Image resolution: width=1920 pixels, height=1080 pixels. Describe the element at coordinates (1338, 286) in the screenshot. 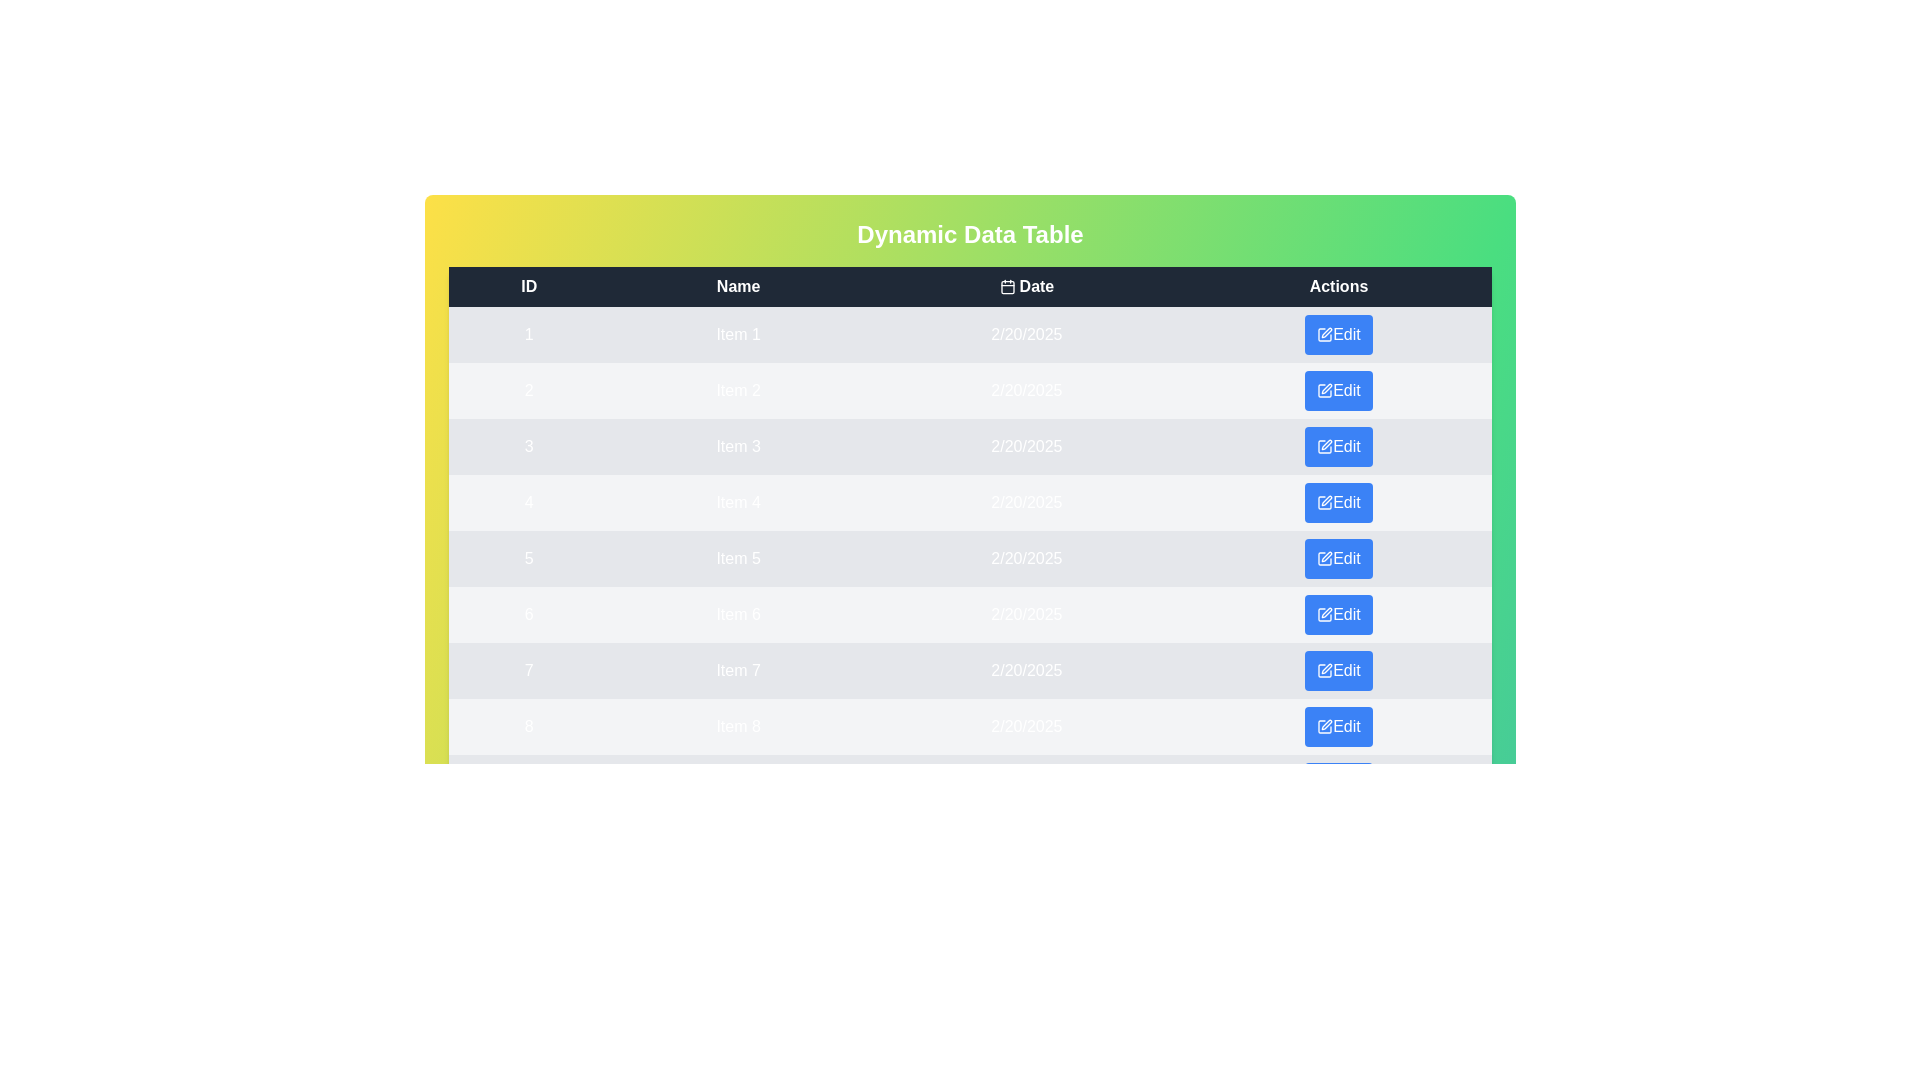

I see `the header to sort the column by Actions` at that location.